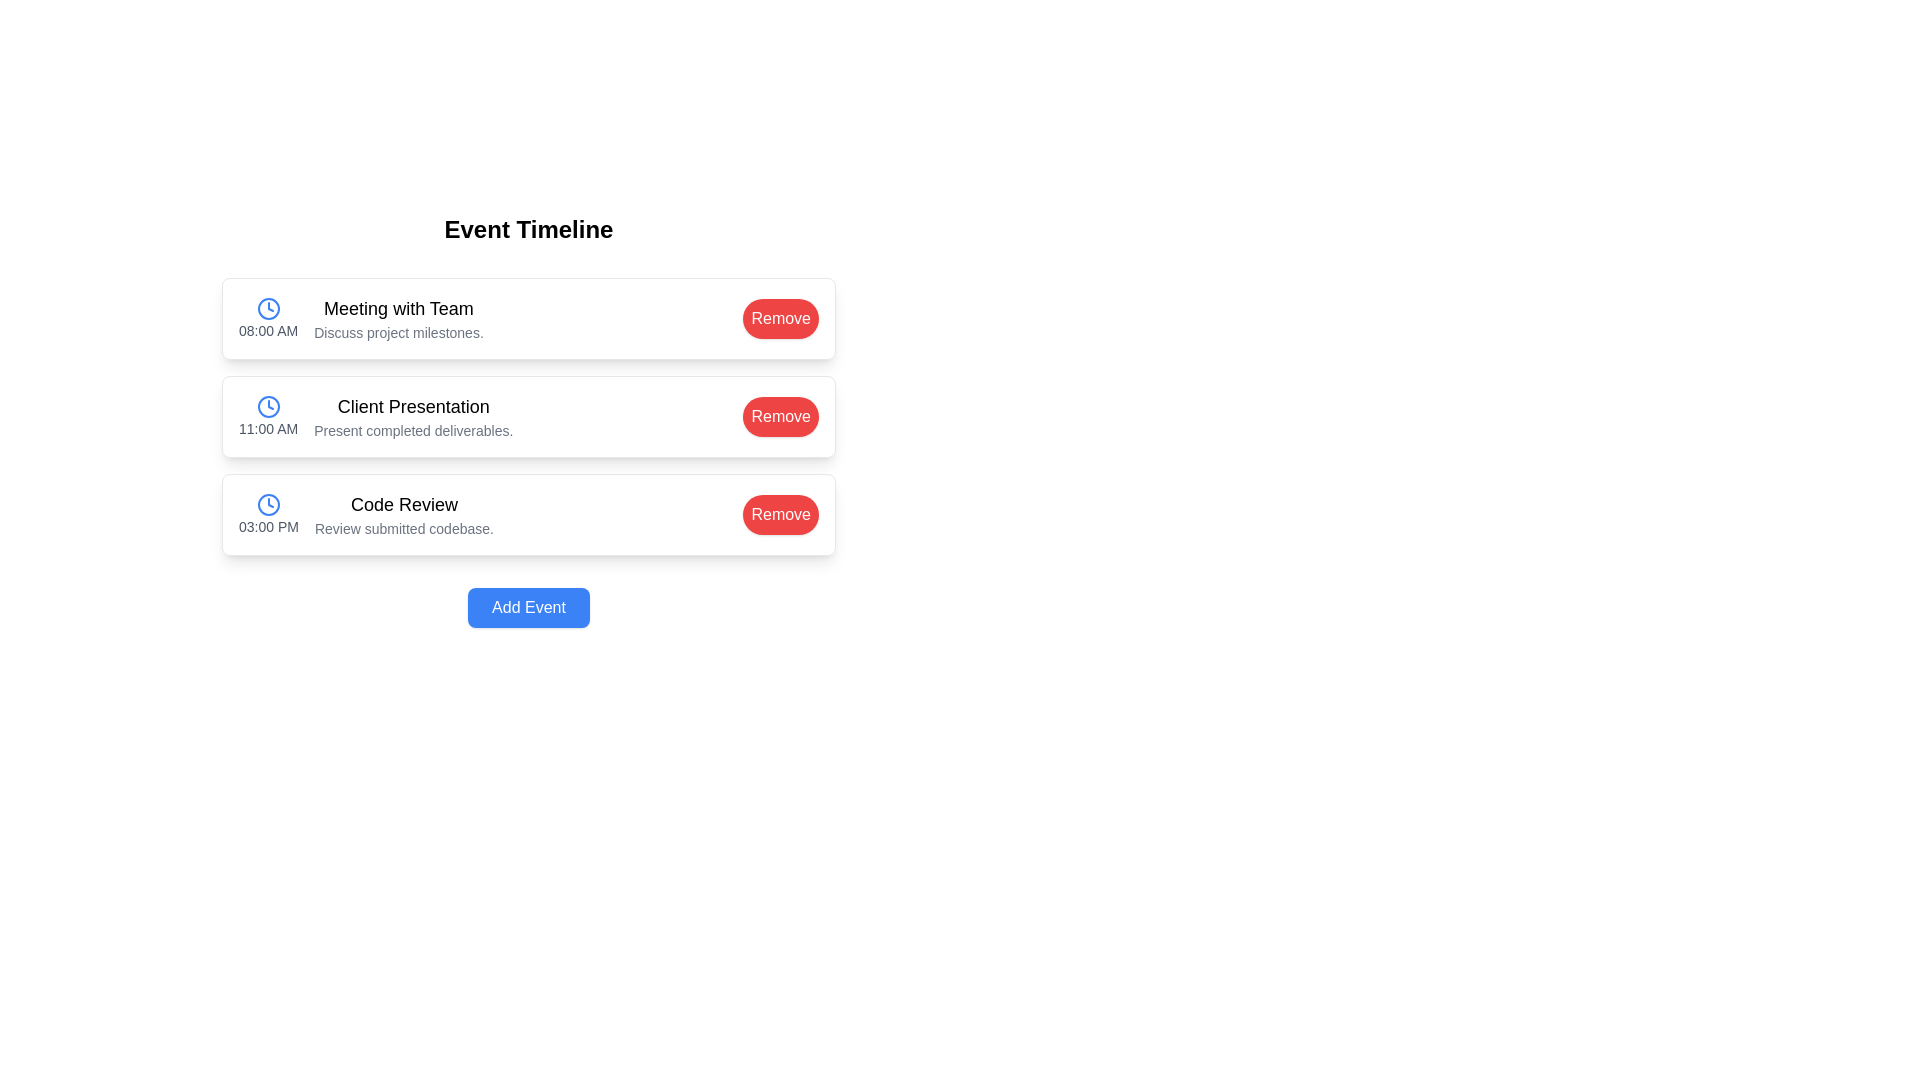 The width and height of the screenshot is (1920, 1080). Describe the element at coordinates (267, 318) in the screenshot. I see `the displayed time and icon of the first scheduled event, which features a blue clock icon above the text '08:00 AM'` at that location.